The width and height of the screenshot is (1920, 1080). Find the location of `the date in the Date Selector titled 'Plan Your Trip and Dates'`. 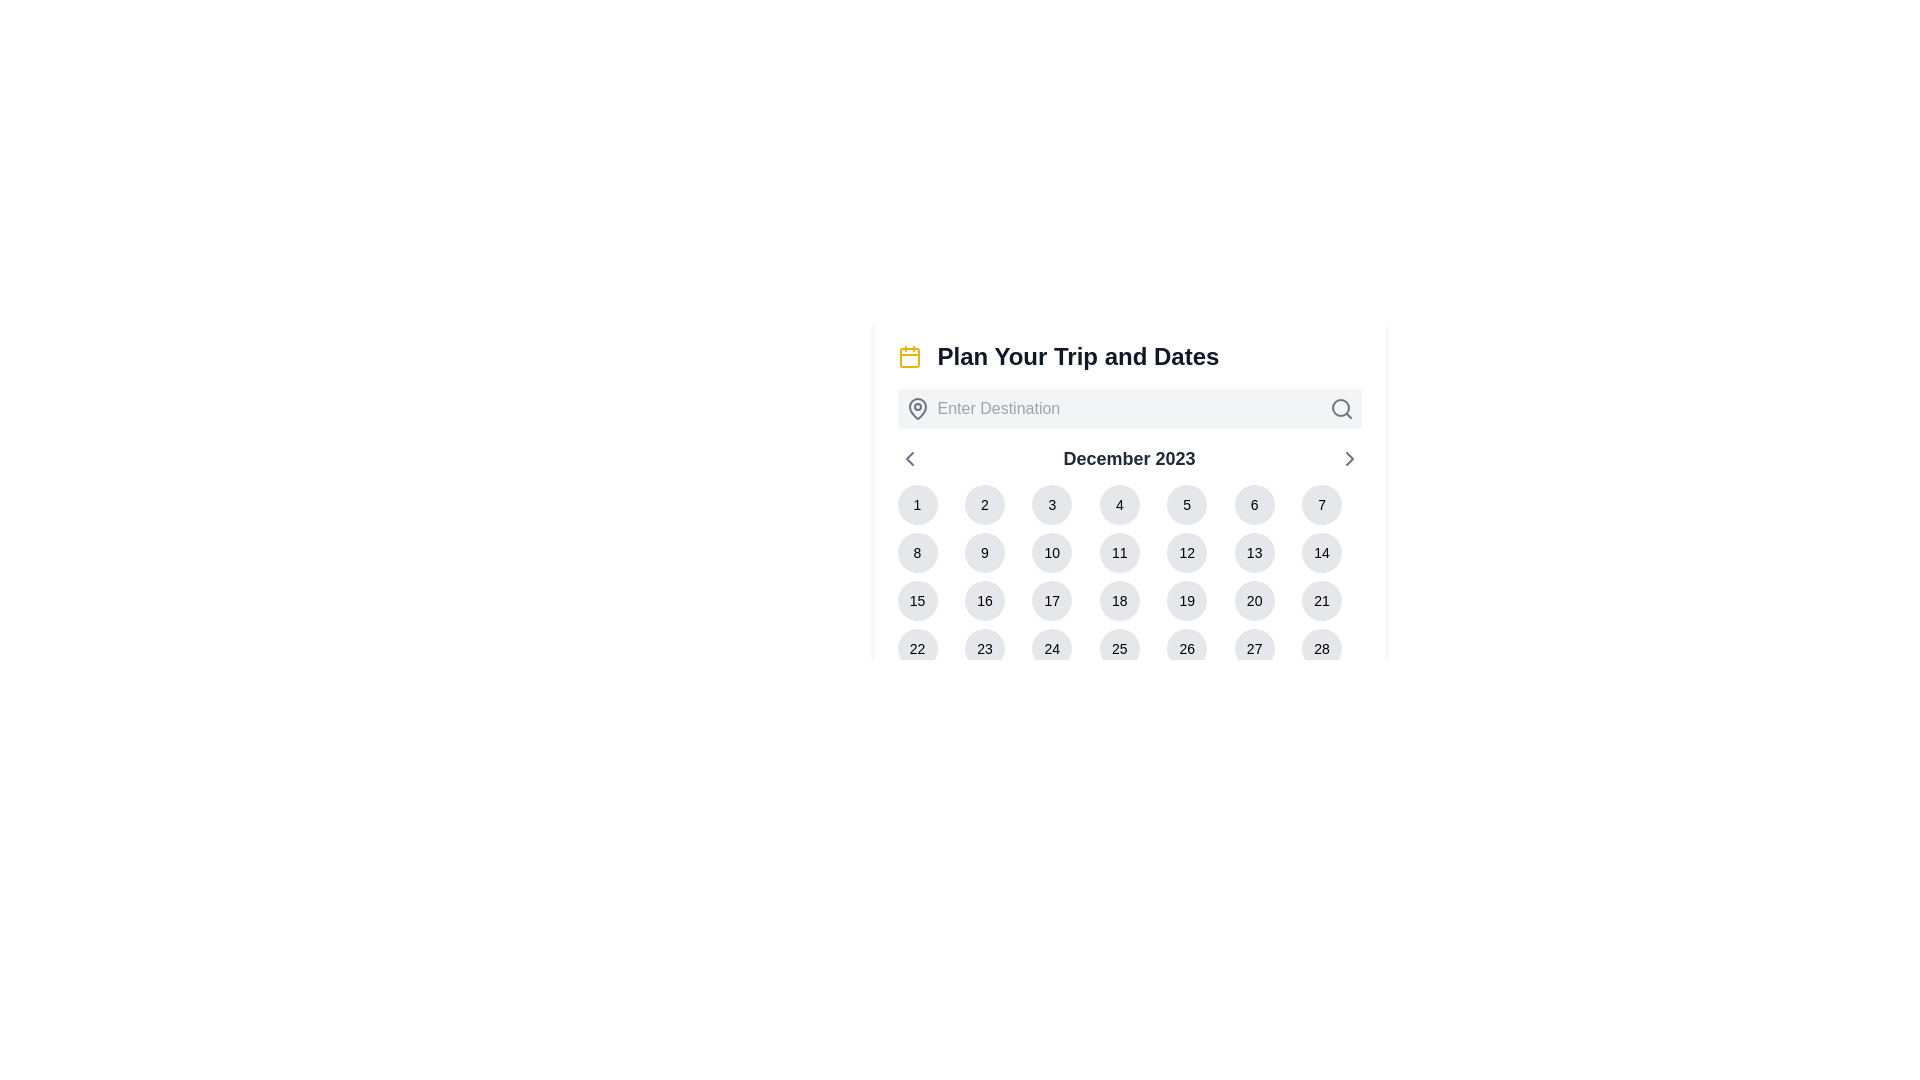

the date in the Date Selector titled 'Plan Your Trip and Dates' is located at coordinates (1129, 476).